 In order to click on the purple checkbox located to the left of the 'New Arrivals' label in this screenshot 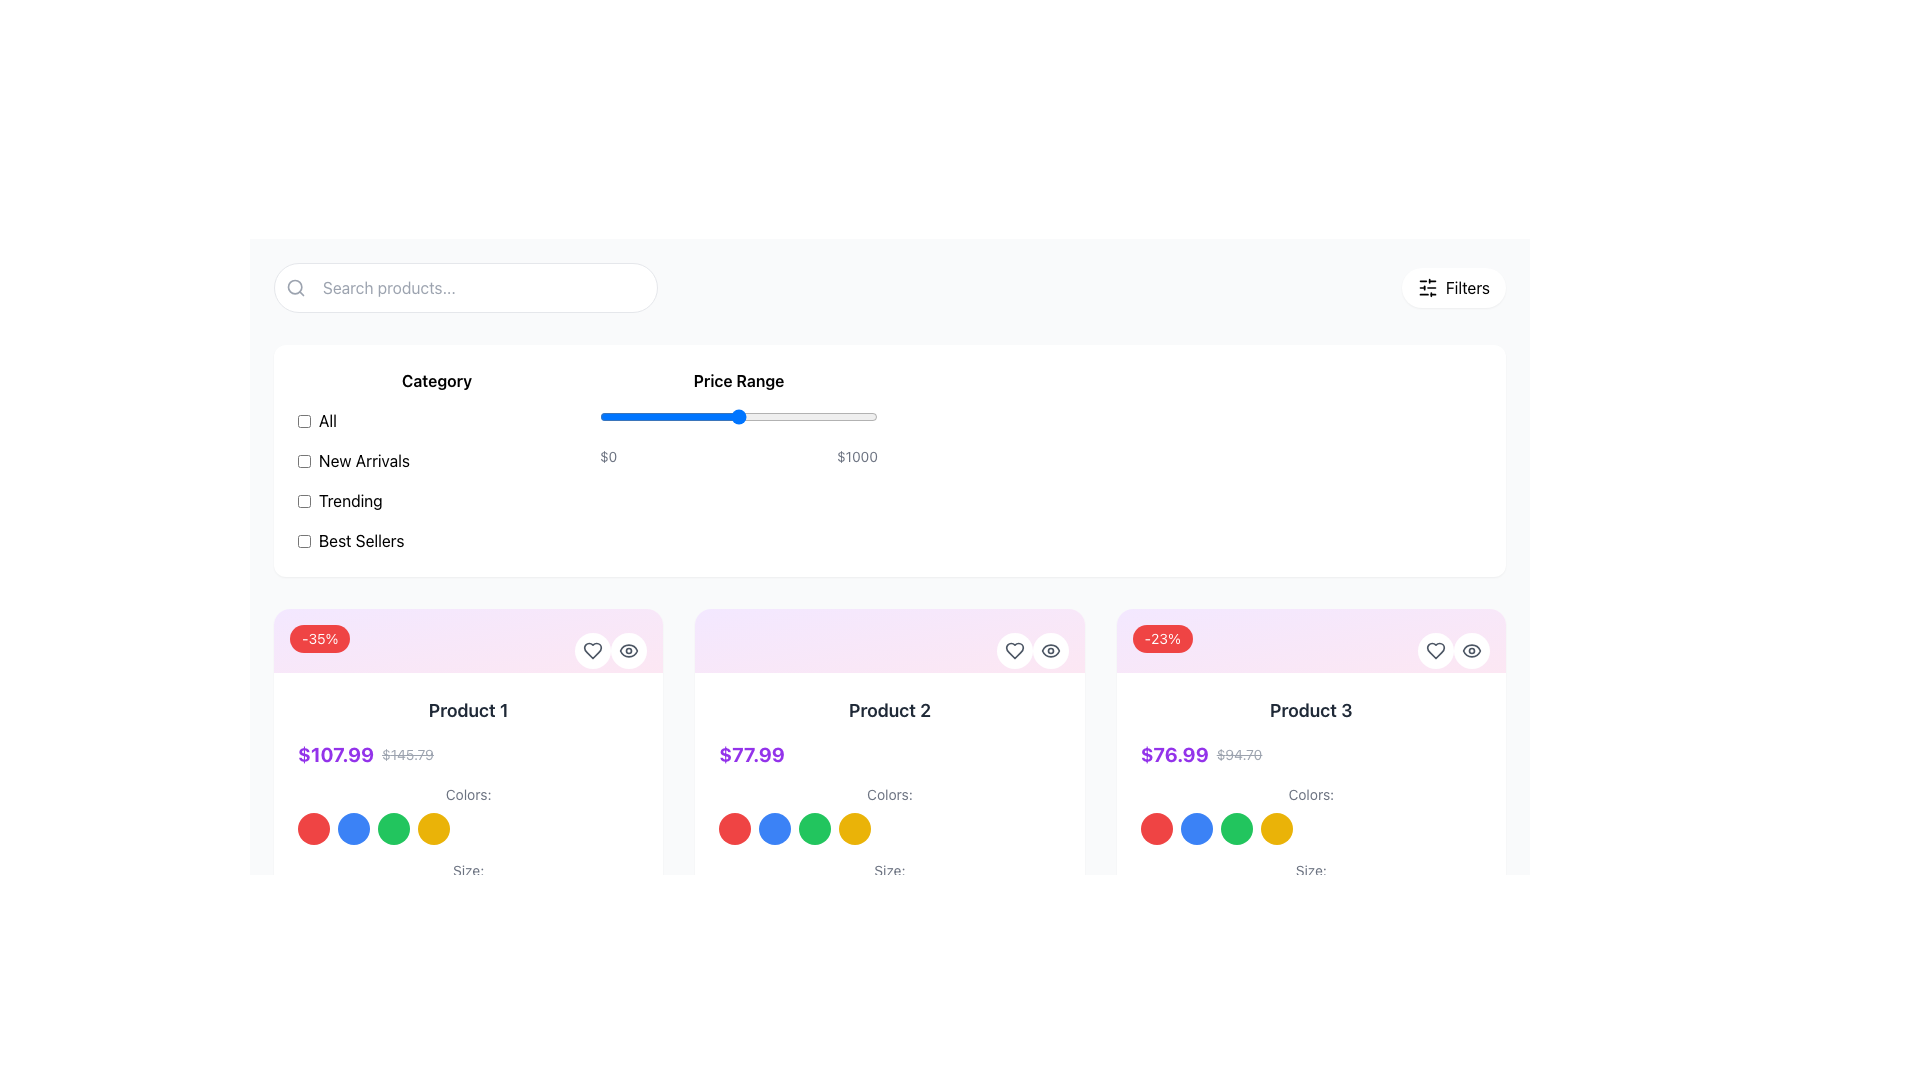, I will do `click(303, 461)`.